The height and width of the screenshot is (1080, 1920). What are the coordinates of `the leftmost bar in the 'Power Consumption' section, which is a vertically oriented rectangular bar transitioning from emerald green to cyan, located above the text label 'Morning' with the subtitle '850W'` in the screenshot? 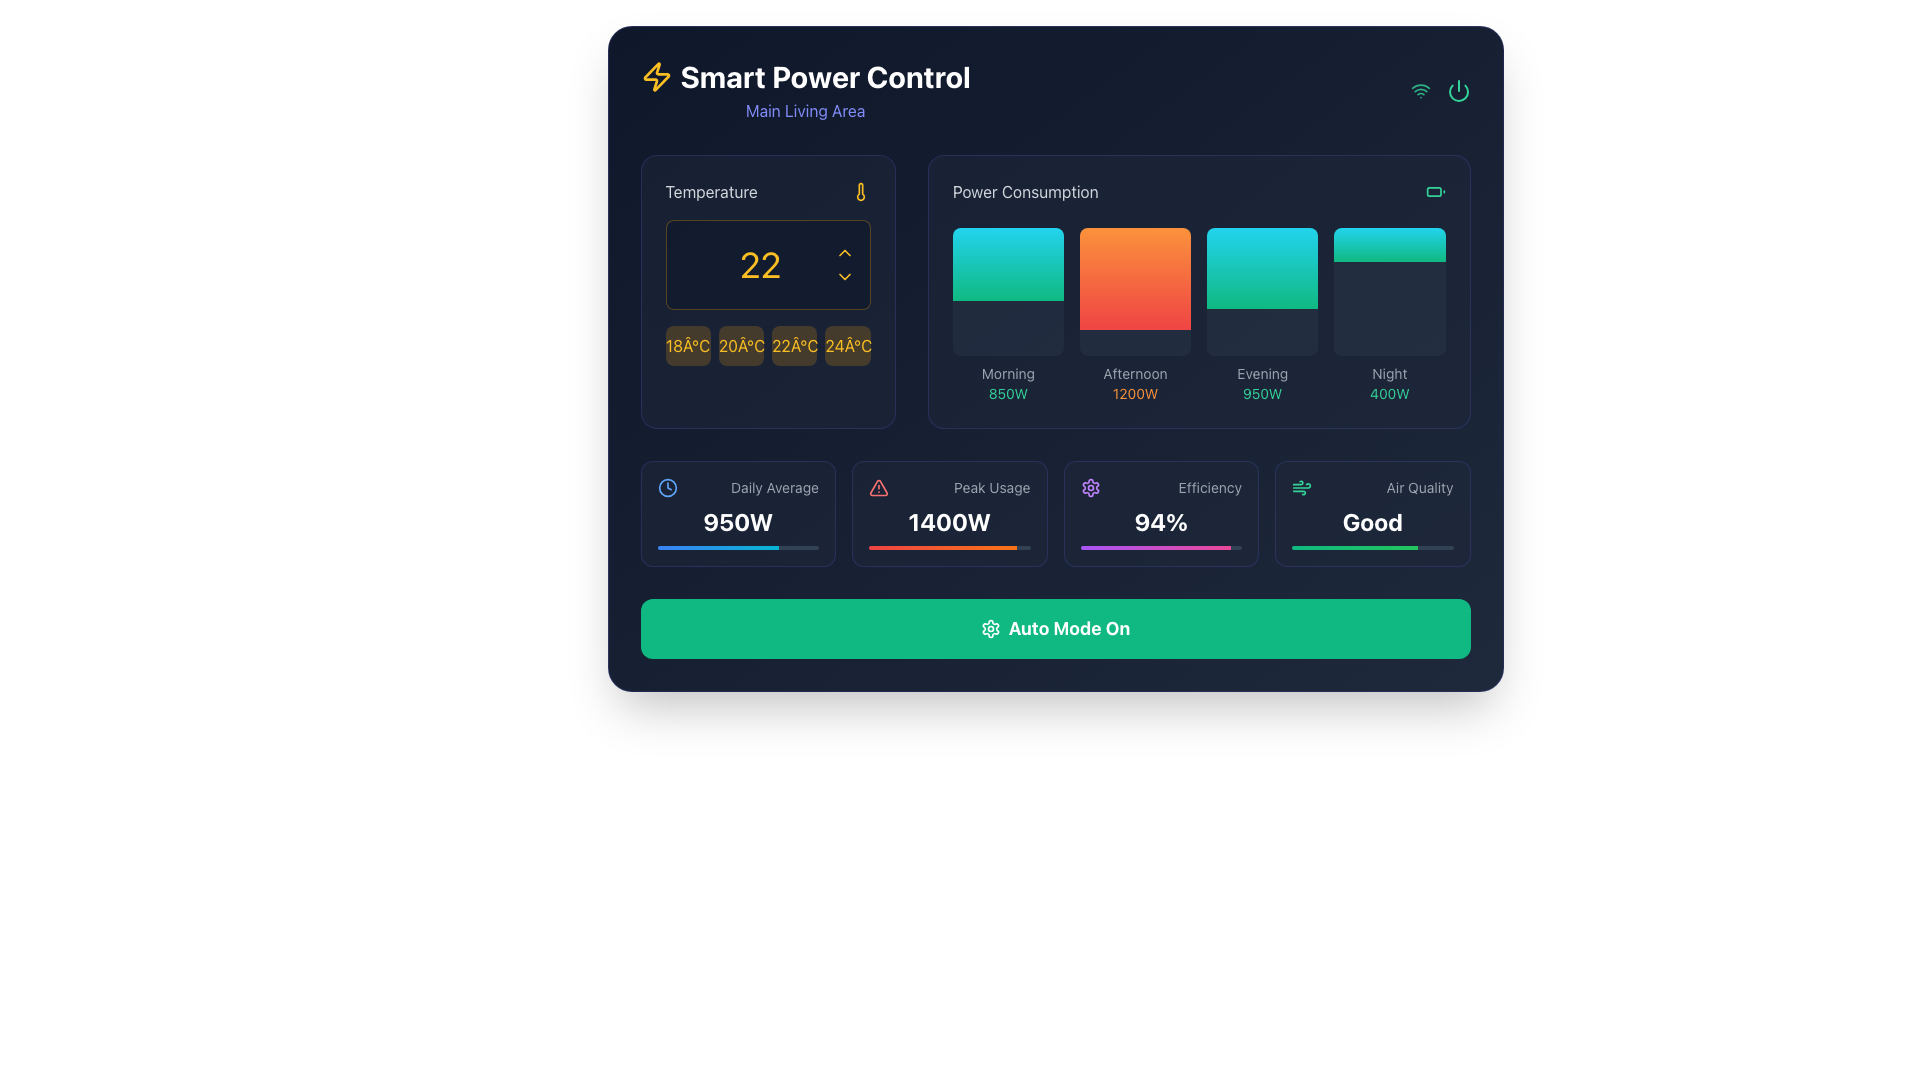 It's located at (1008, 292).